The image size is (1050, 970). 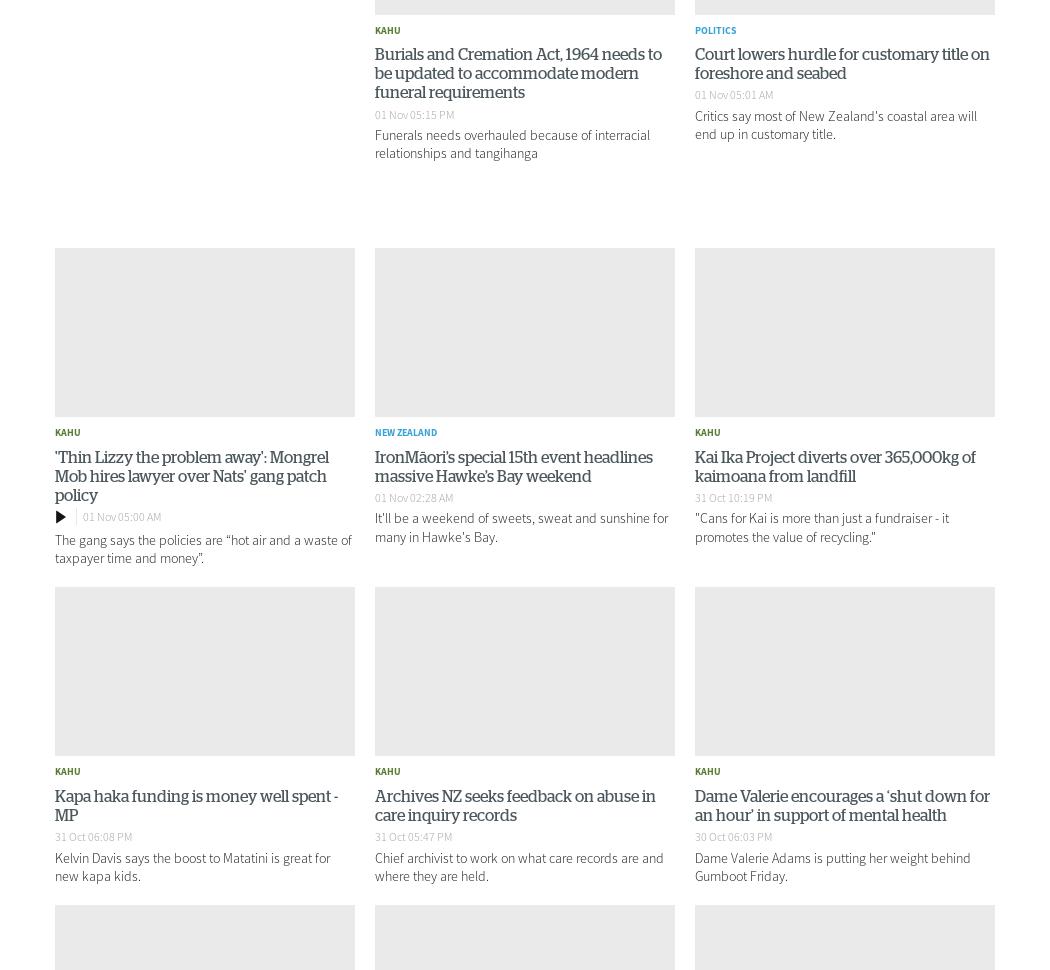 What do you see at coordinates (413, 113) in the screenshot?
I see `'01 Nov 05:15 PM'` at bounding box center [413, 113].